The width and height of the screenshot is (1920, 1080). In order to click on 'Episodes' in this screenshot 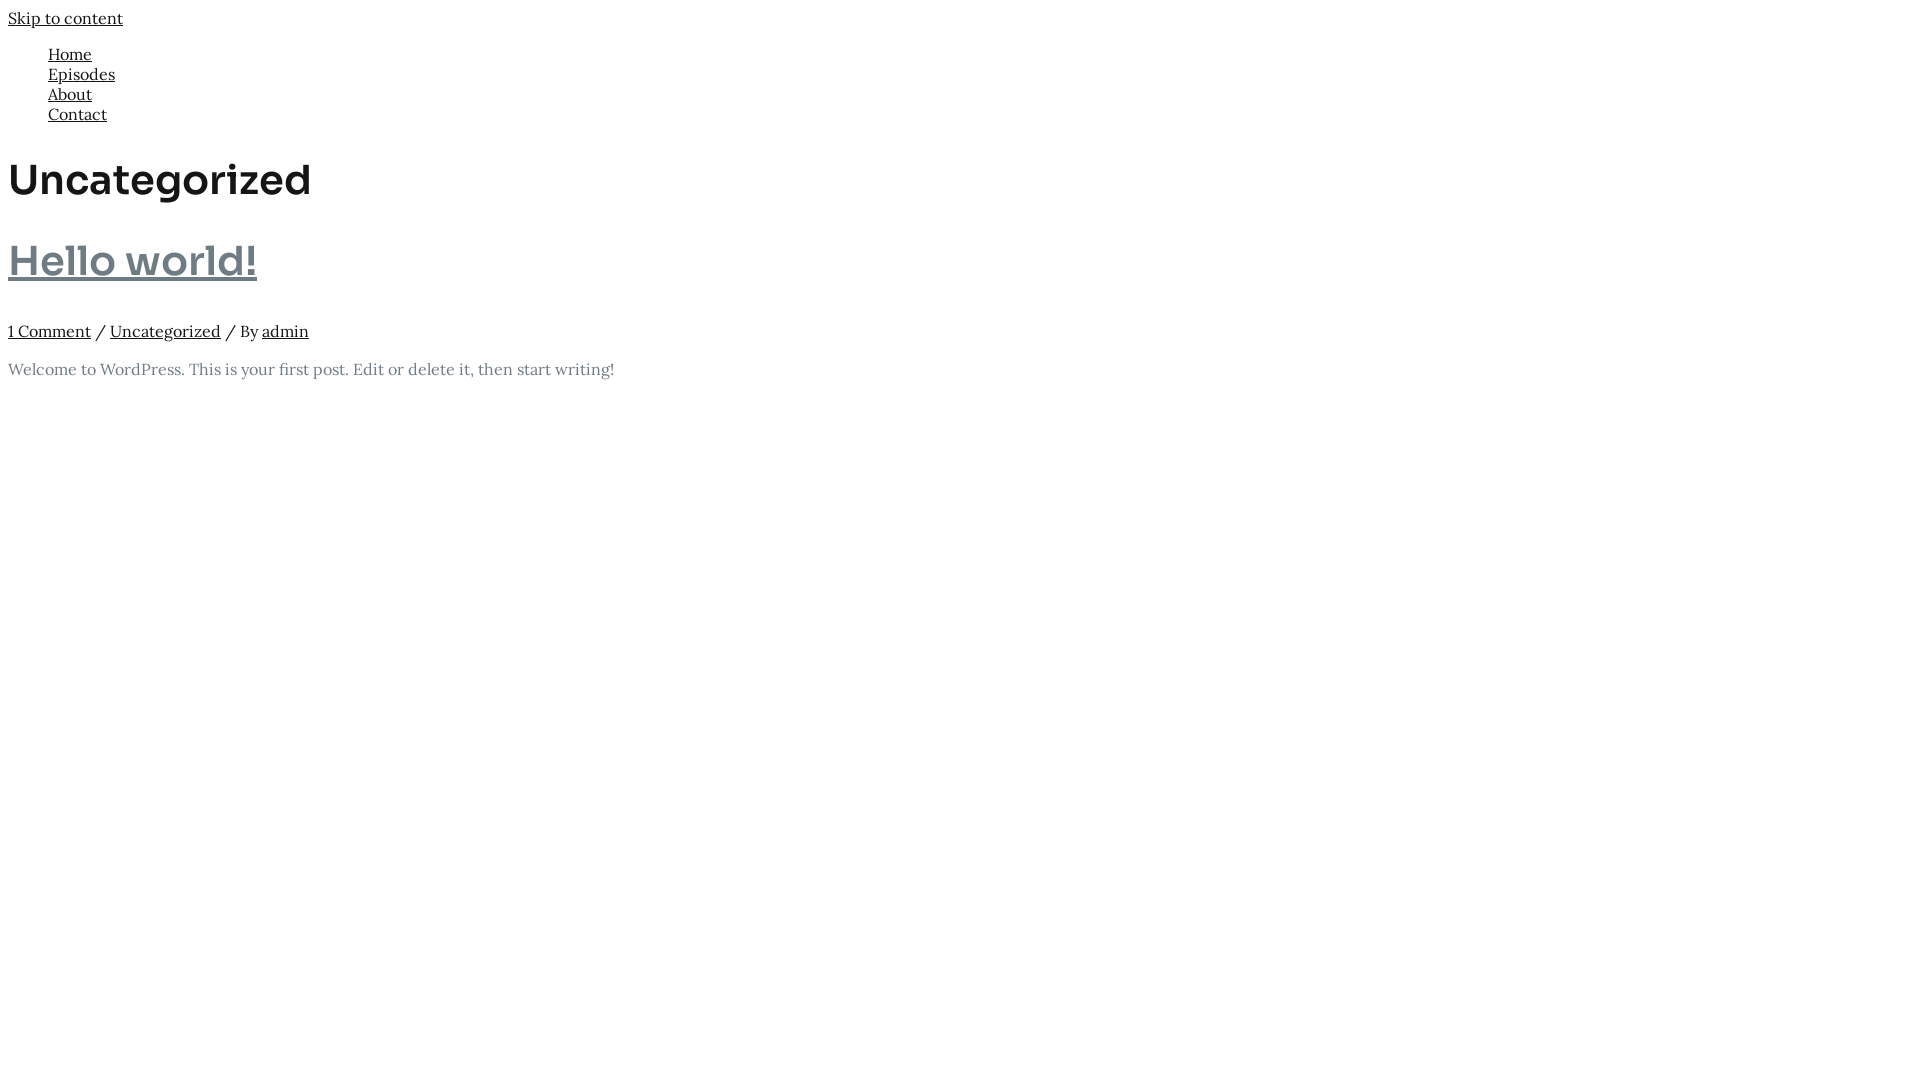, I will do `click(979, 72)`.